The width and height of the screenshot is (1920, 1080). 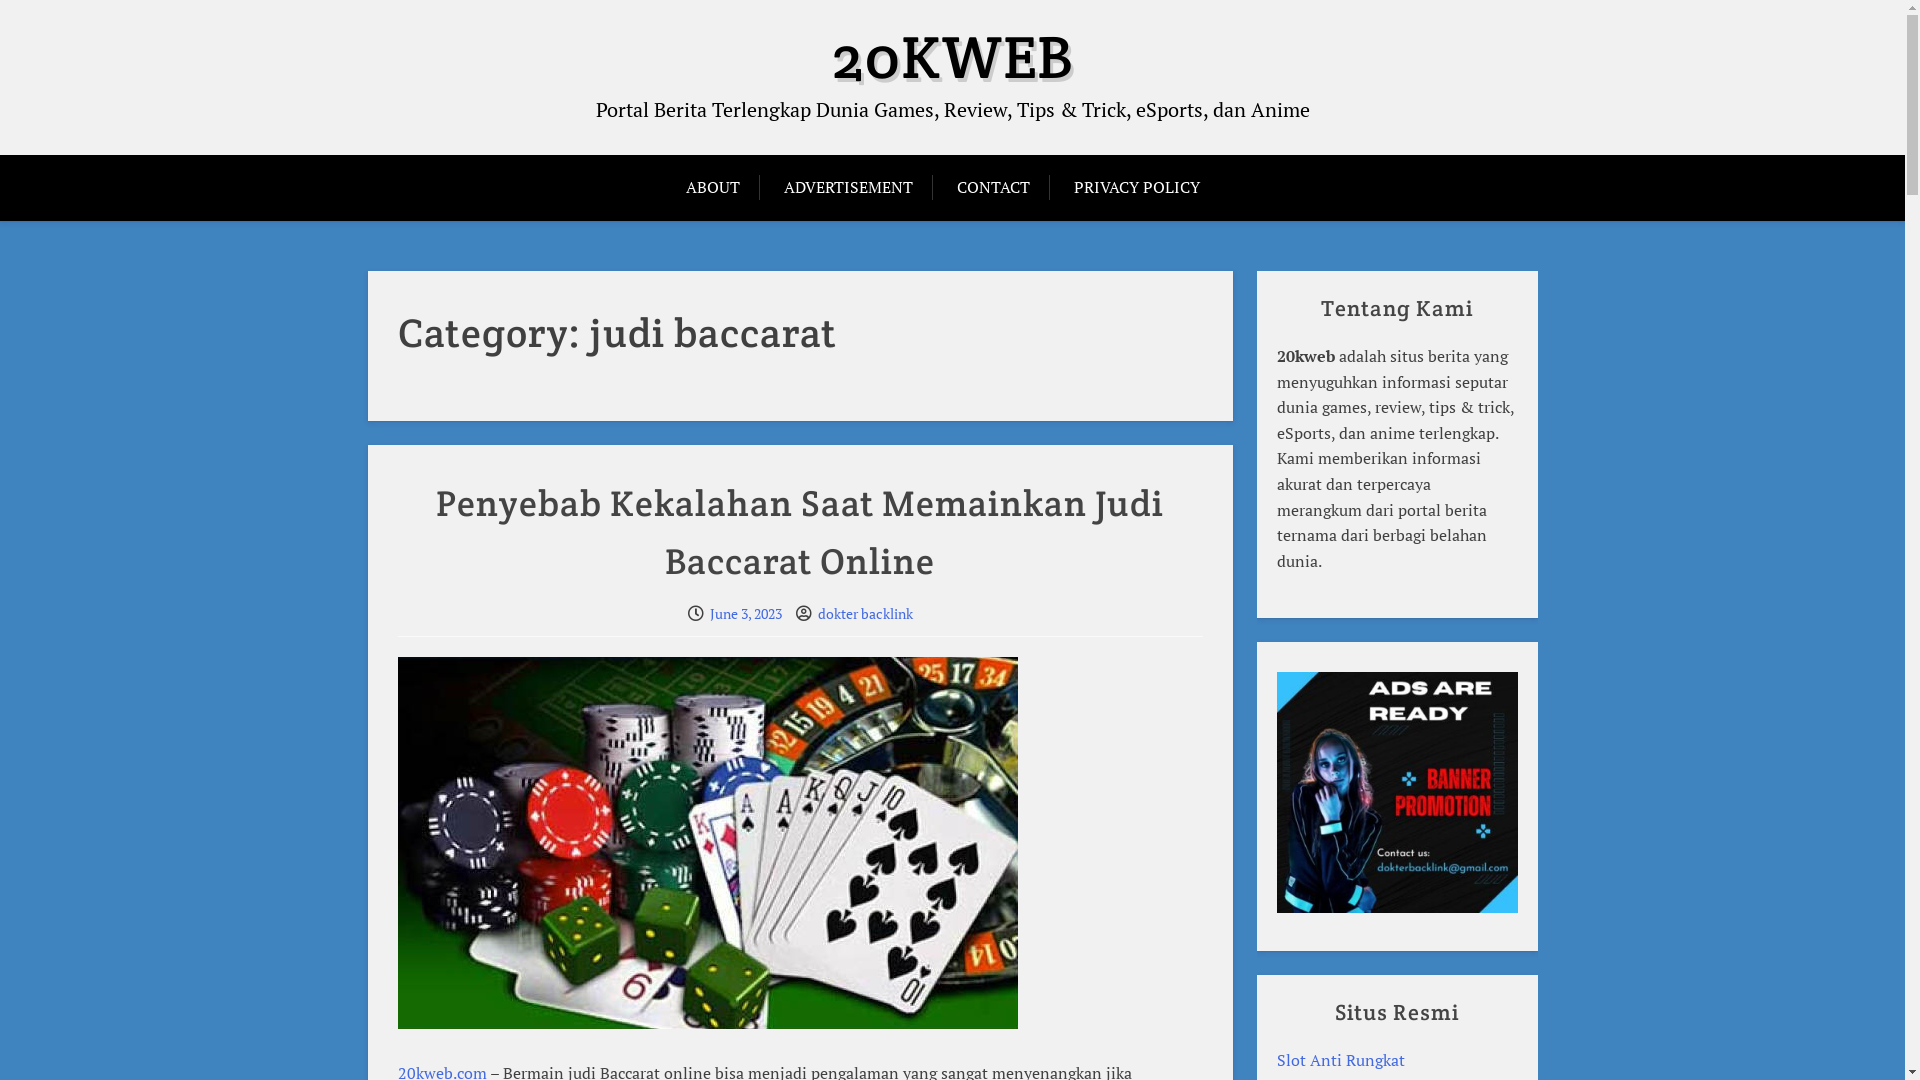 I want to click on 'dokter backlink', so click(x=865, y=612).